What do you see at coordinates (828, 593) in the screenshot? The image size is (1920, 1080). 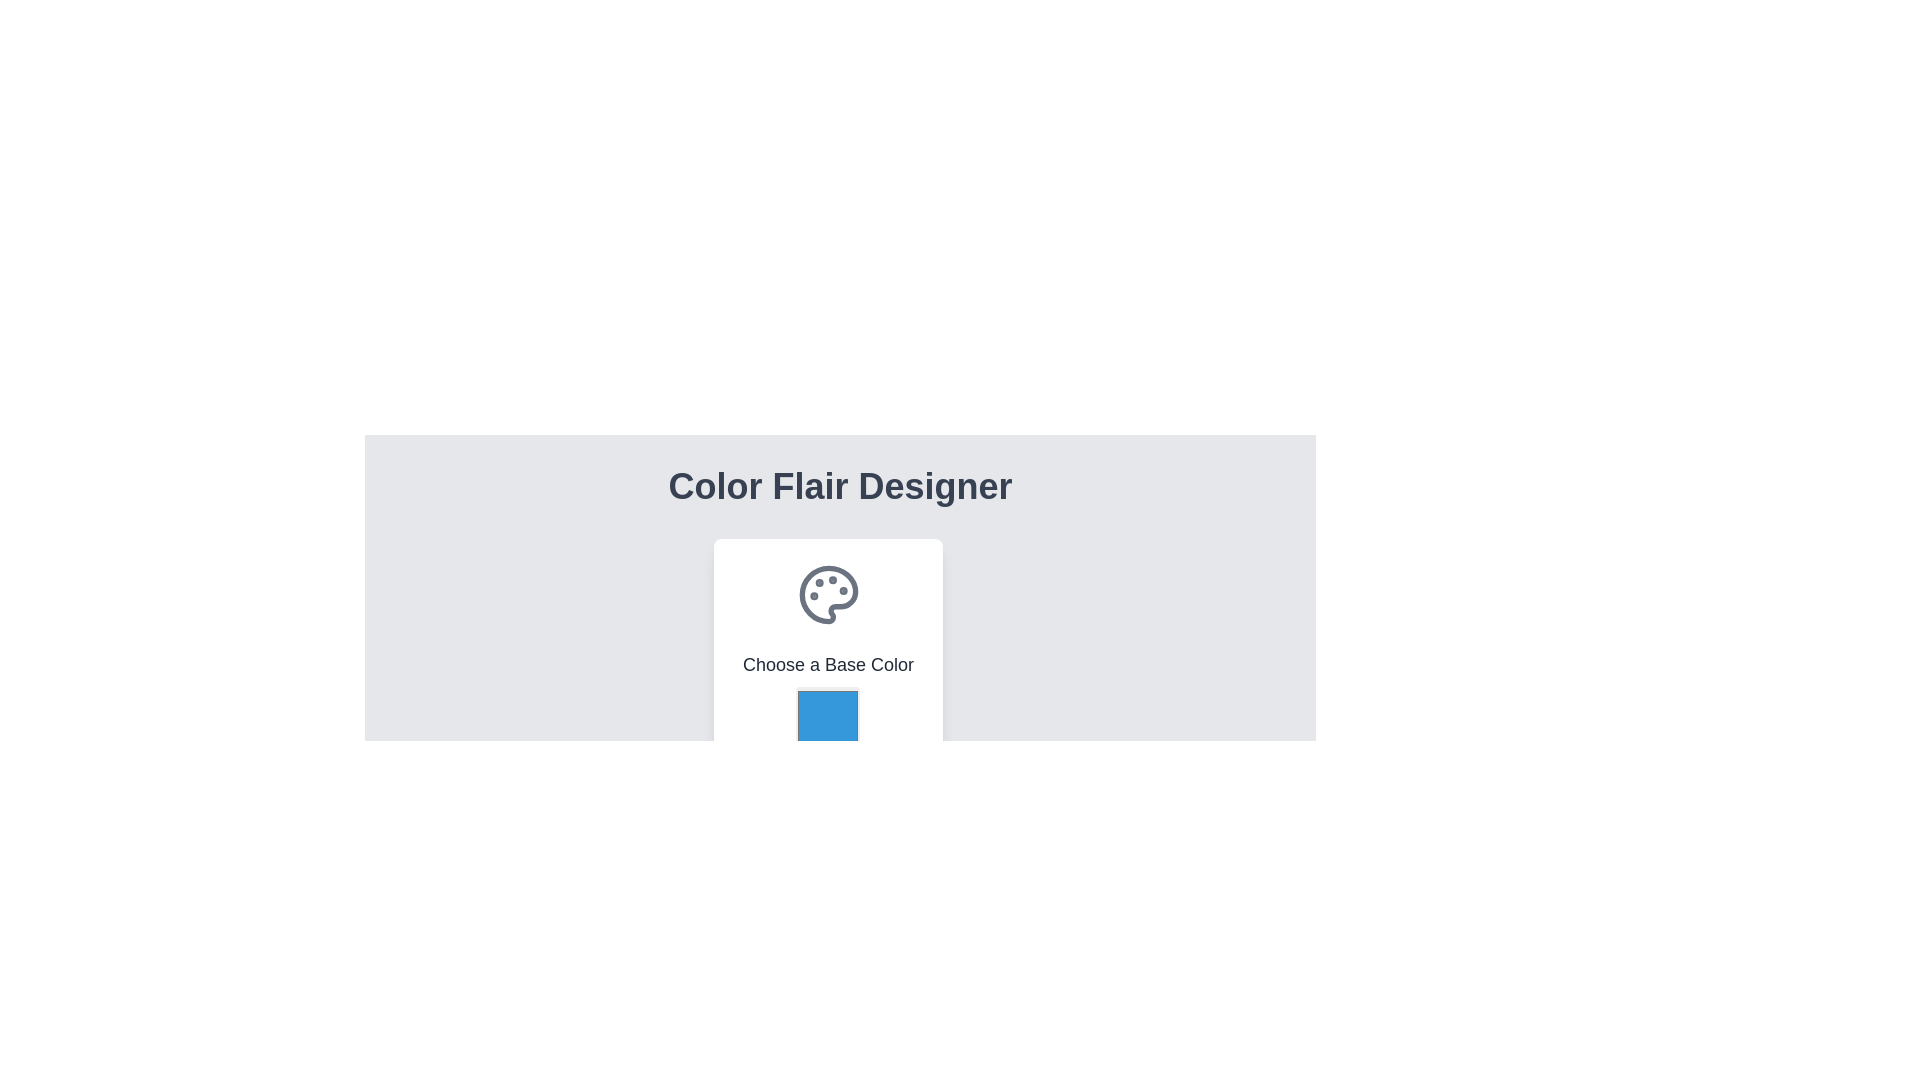 I see `the illustrative vector icon representing the color palette` at bounding box center [828, 593].